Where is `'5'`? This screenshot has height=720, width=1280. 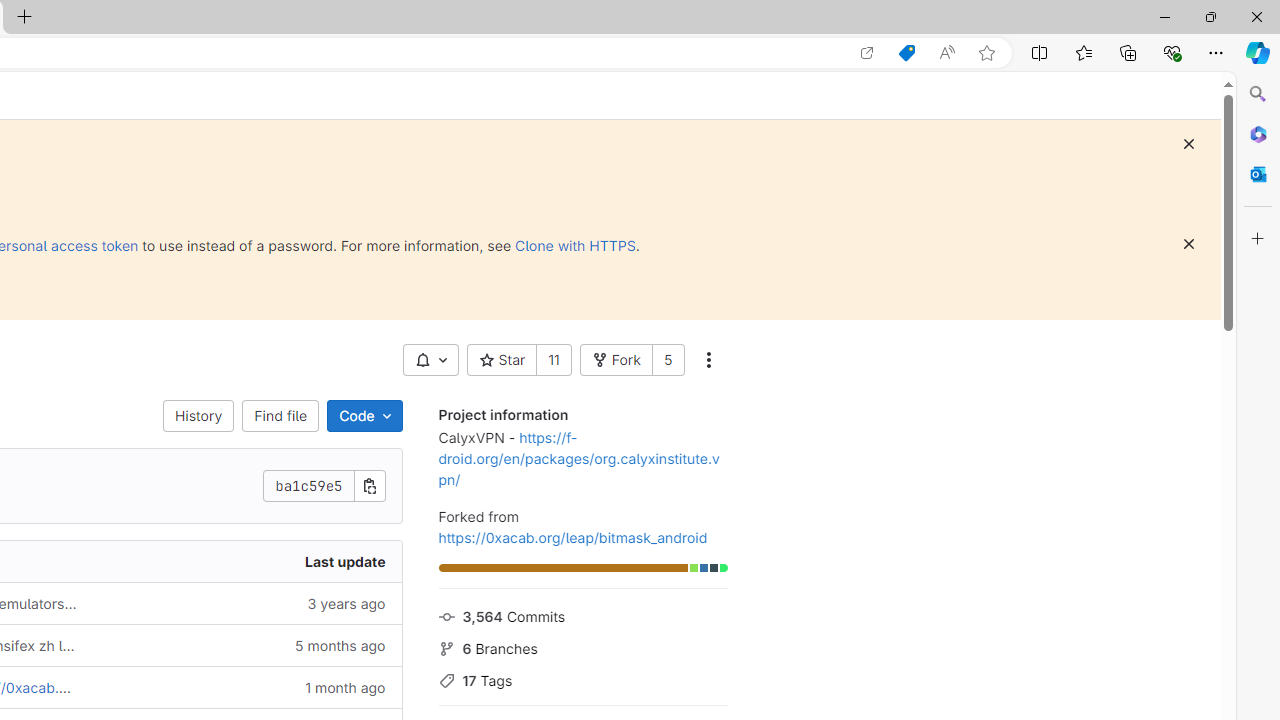
'5' is located at coordinates (668, 360).